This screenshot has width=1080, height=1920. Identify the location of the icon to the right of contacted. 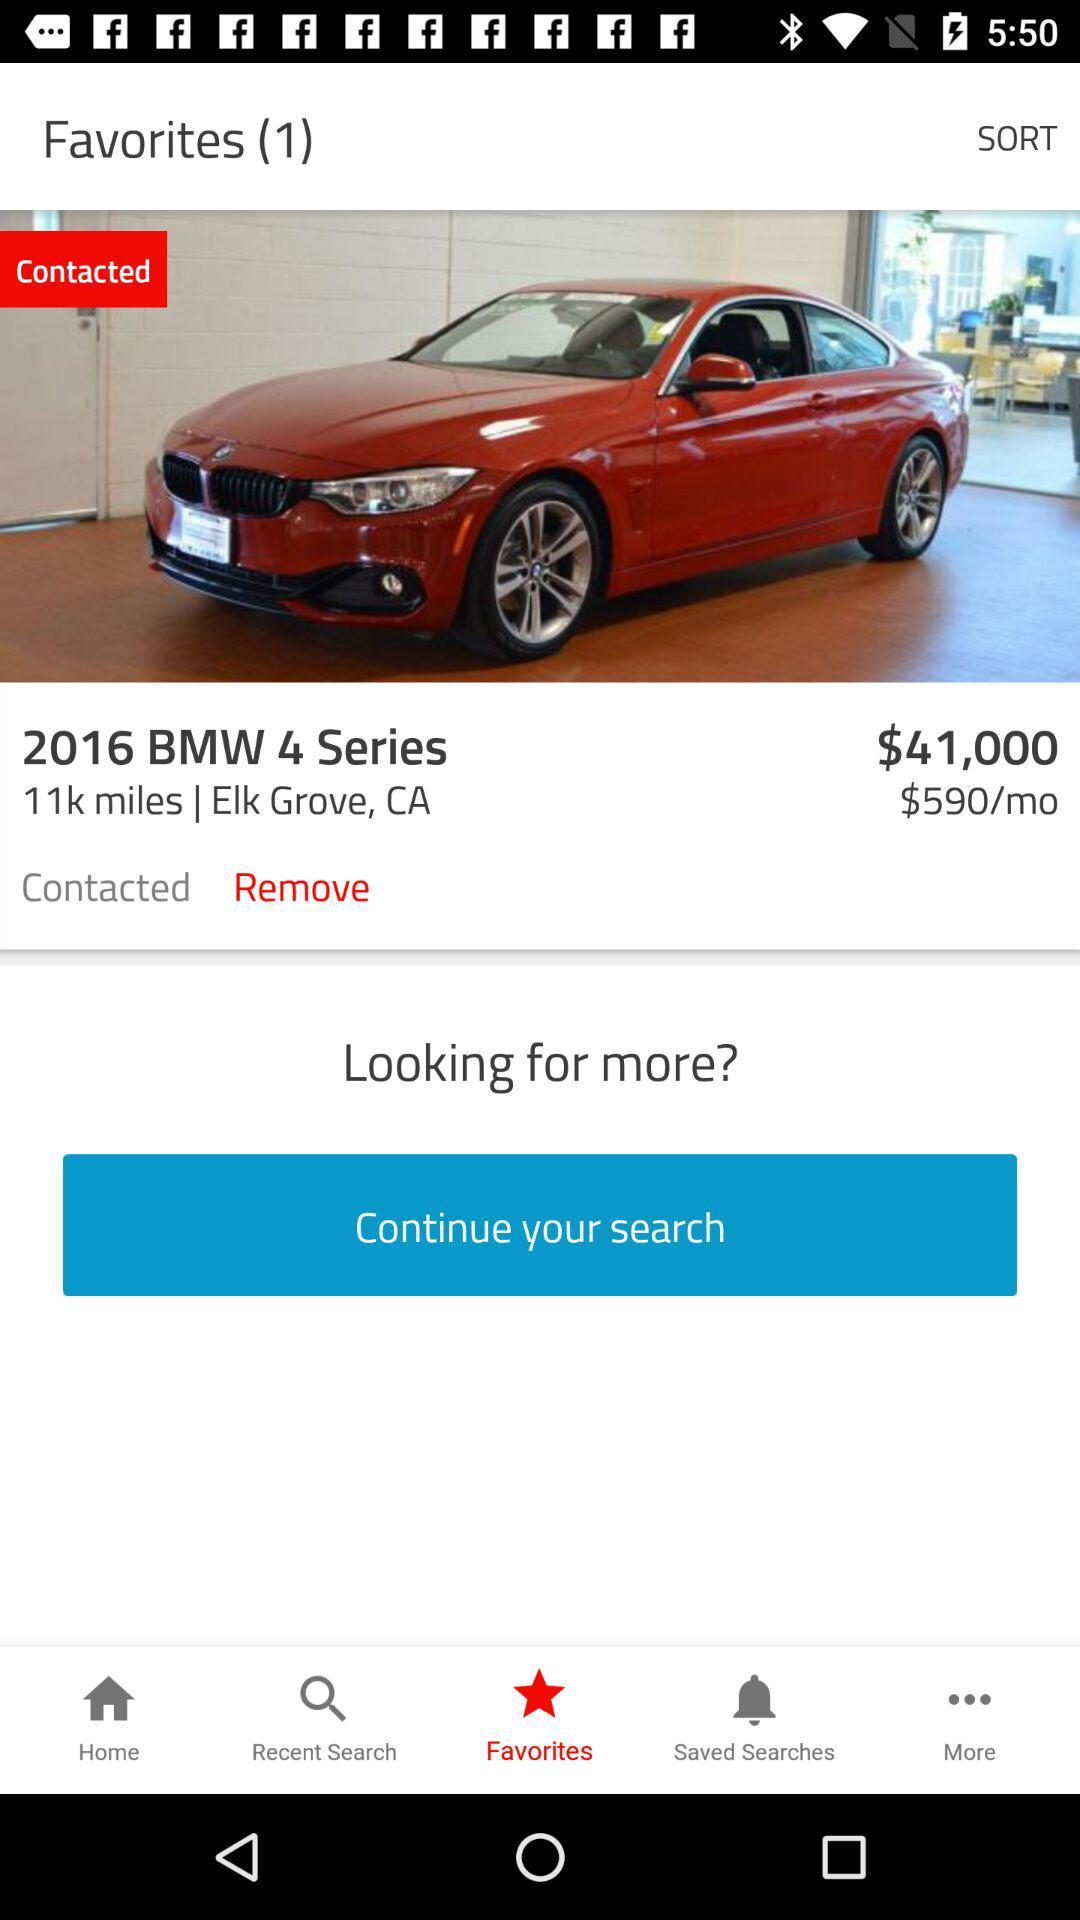
(301, 883).